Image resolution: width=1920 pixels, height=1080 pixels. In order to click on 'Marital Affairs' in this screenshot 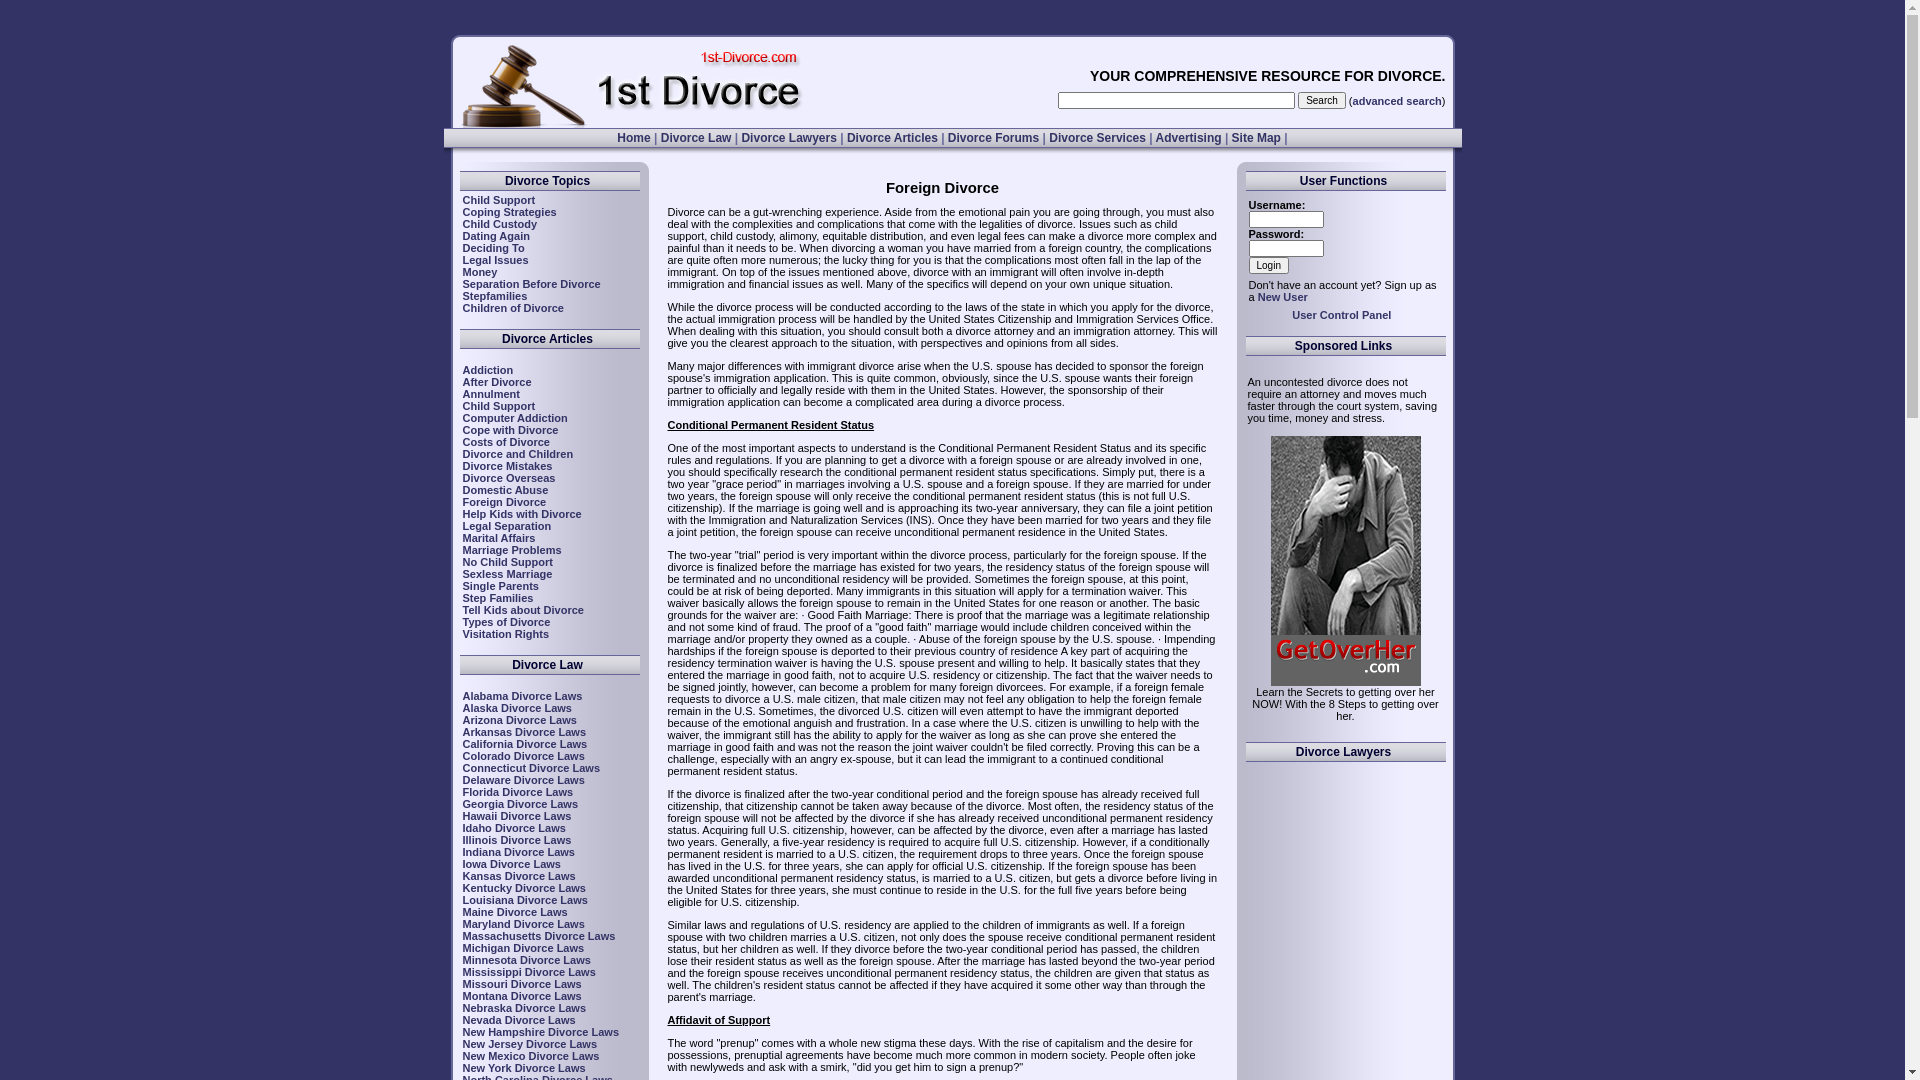, I will do `click(460, 536)`.